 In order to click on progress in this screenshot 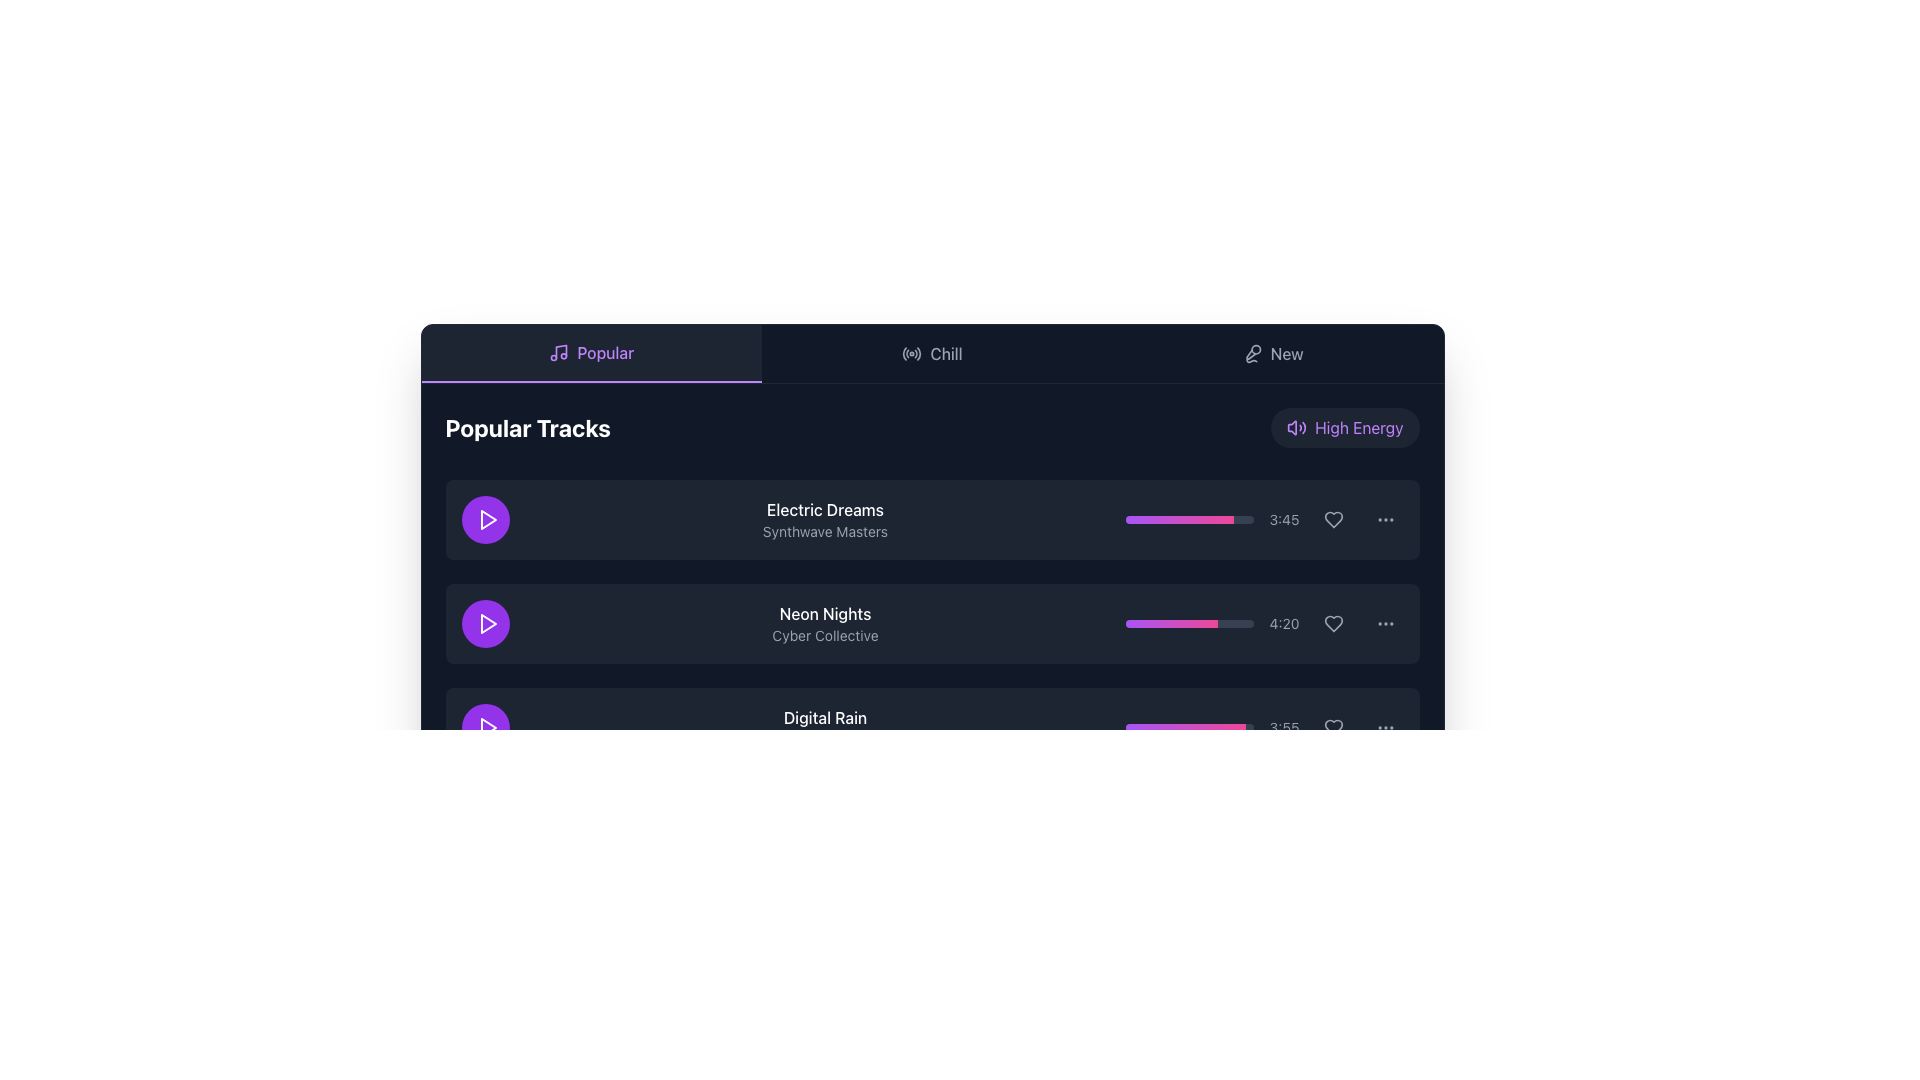, I will do `click(1125, 623)`.